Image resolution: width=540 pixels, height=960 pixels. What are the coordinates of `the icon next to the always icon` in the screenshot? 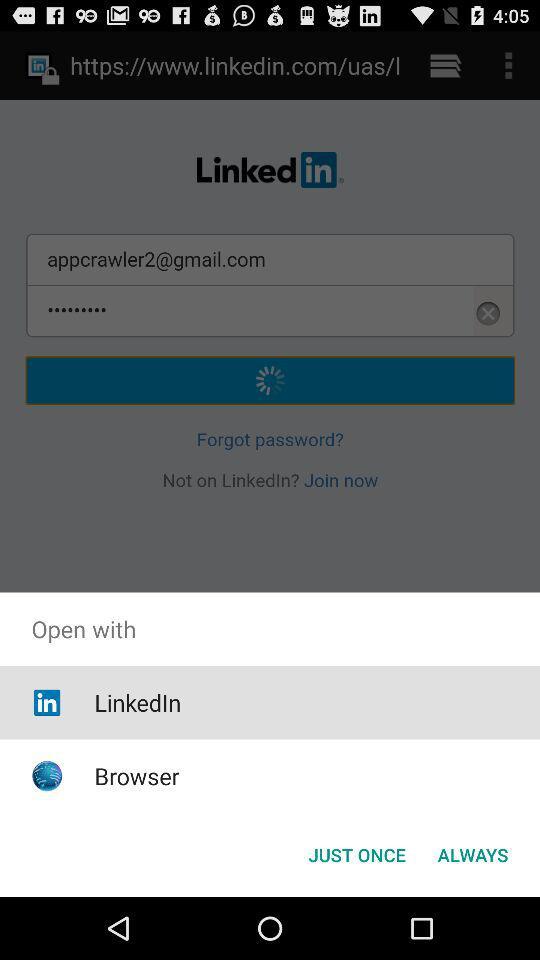 It's located at (356, 853).